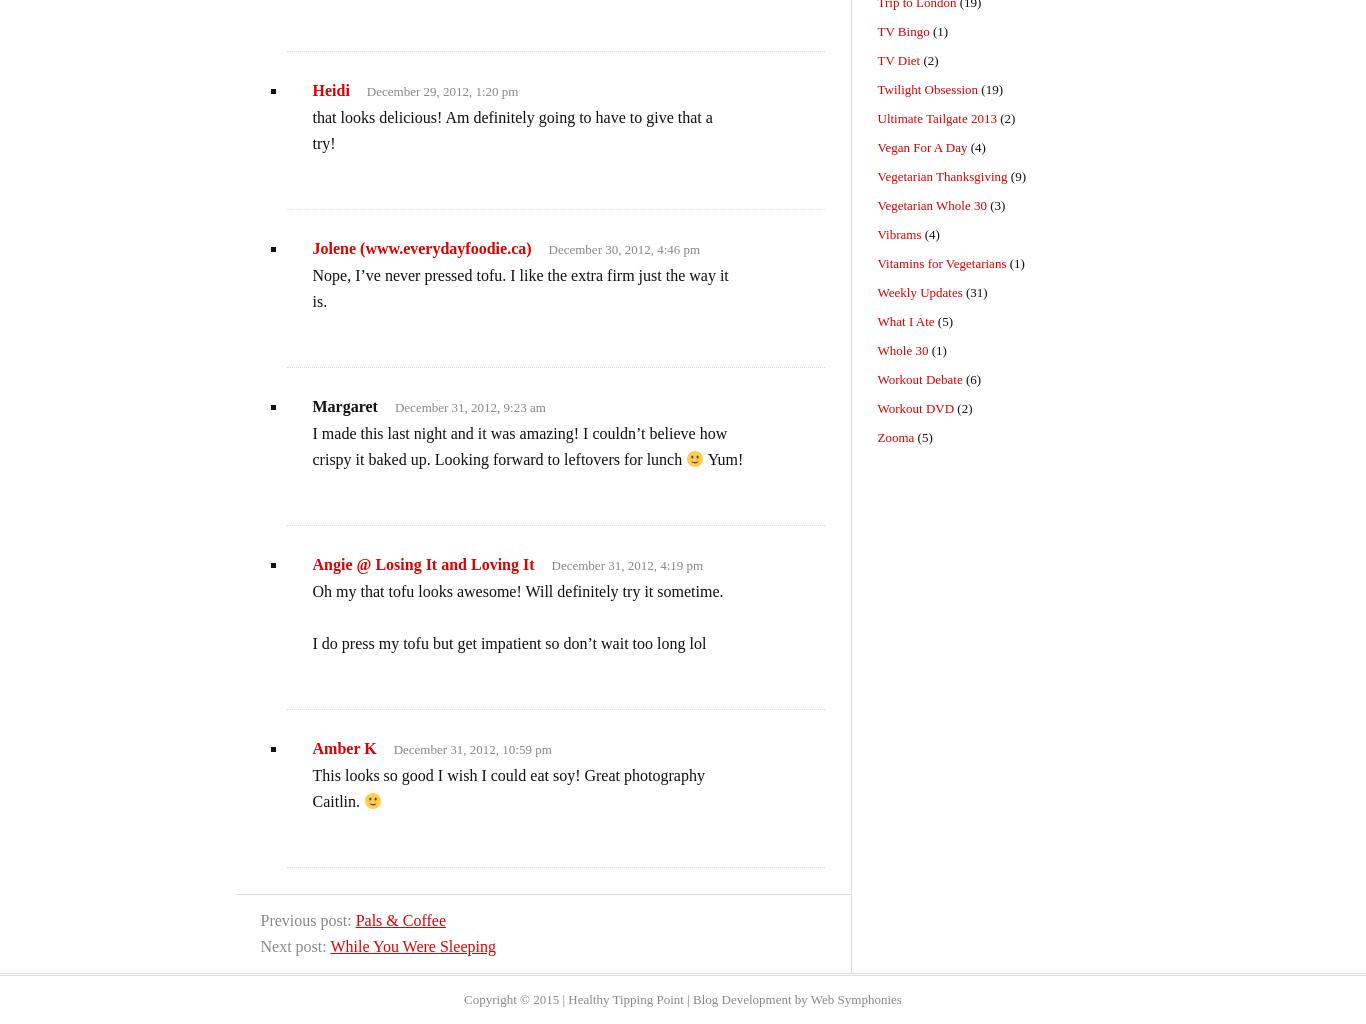  Describe the element at coordinates (974, 292) in the screenshot. I see `'(31)'` at that location.